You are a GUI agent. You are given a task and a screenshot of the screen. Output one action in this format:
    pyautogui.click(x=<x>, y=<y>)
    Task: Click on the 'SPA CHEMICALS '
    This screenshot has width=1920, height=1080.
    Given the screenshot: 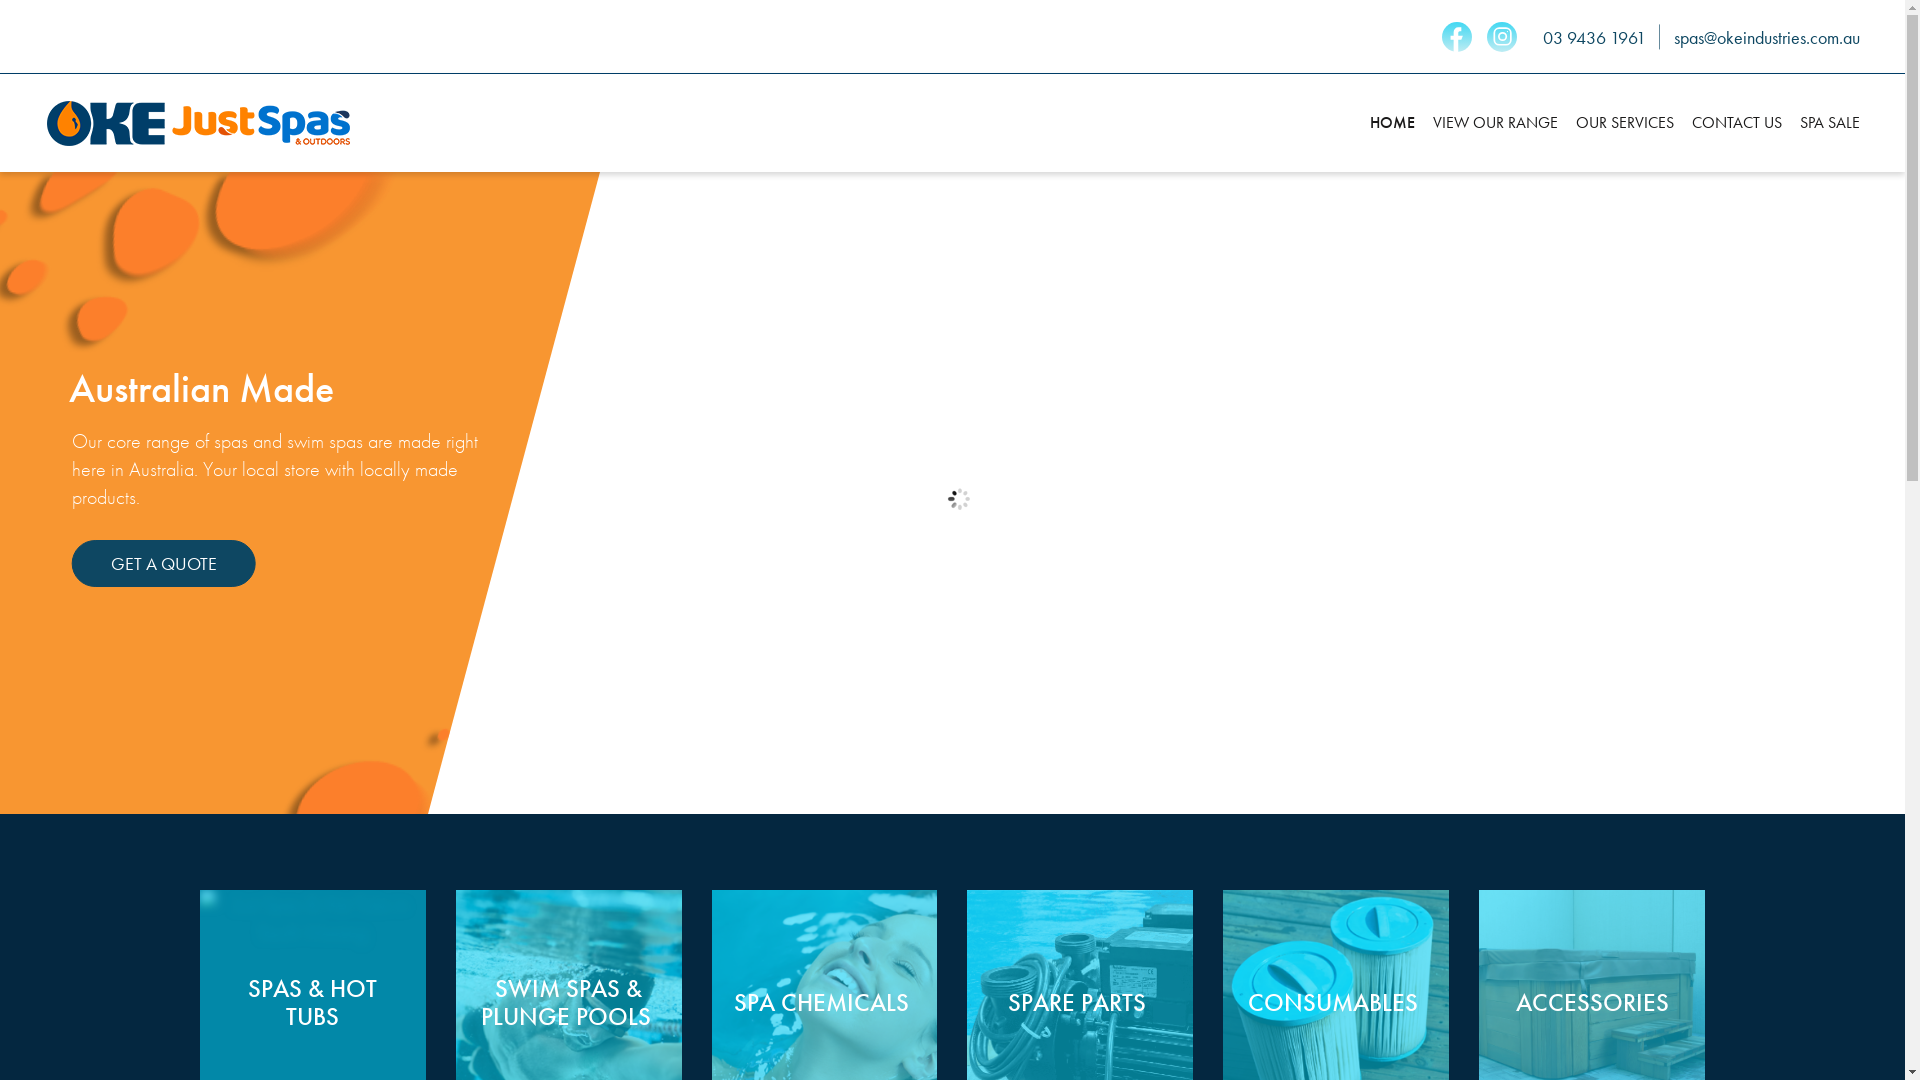 What is the action you would take?
    pyautogui.click(x=824, y=1002)
    